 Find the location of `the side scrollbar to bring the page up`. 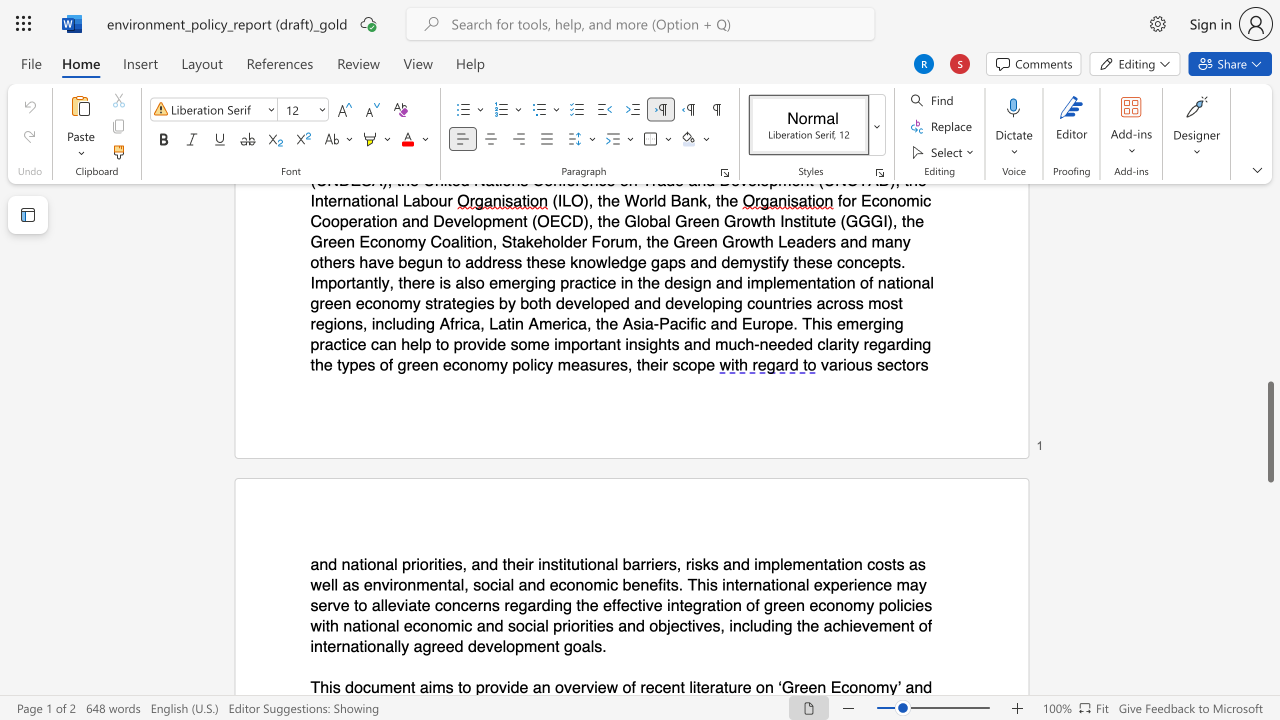

the side scrollbar to bring the page up is located at coordinates (1269, 338).